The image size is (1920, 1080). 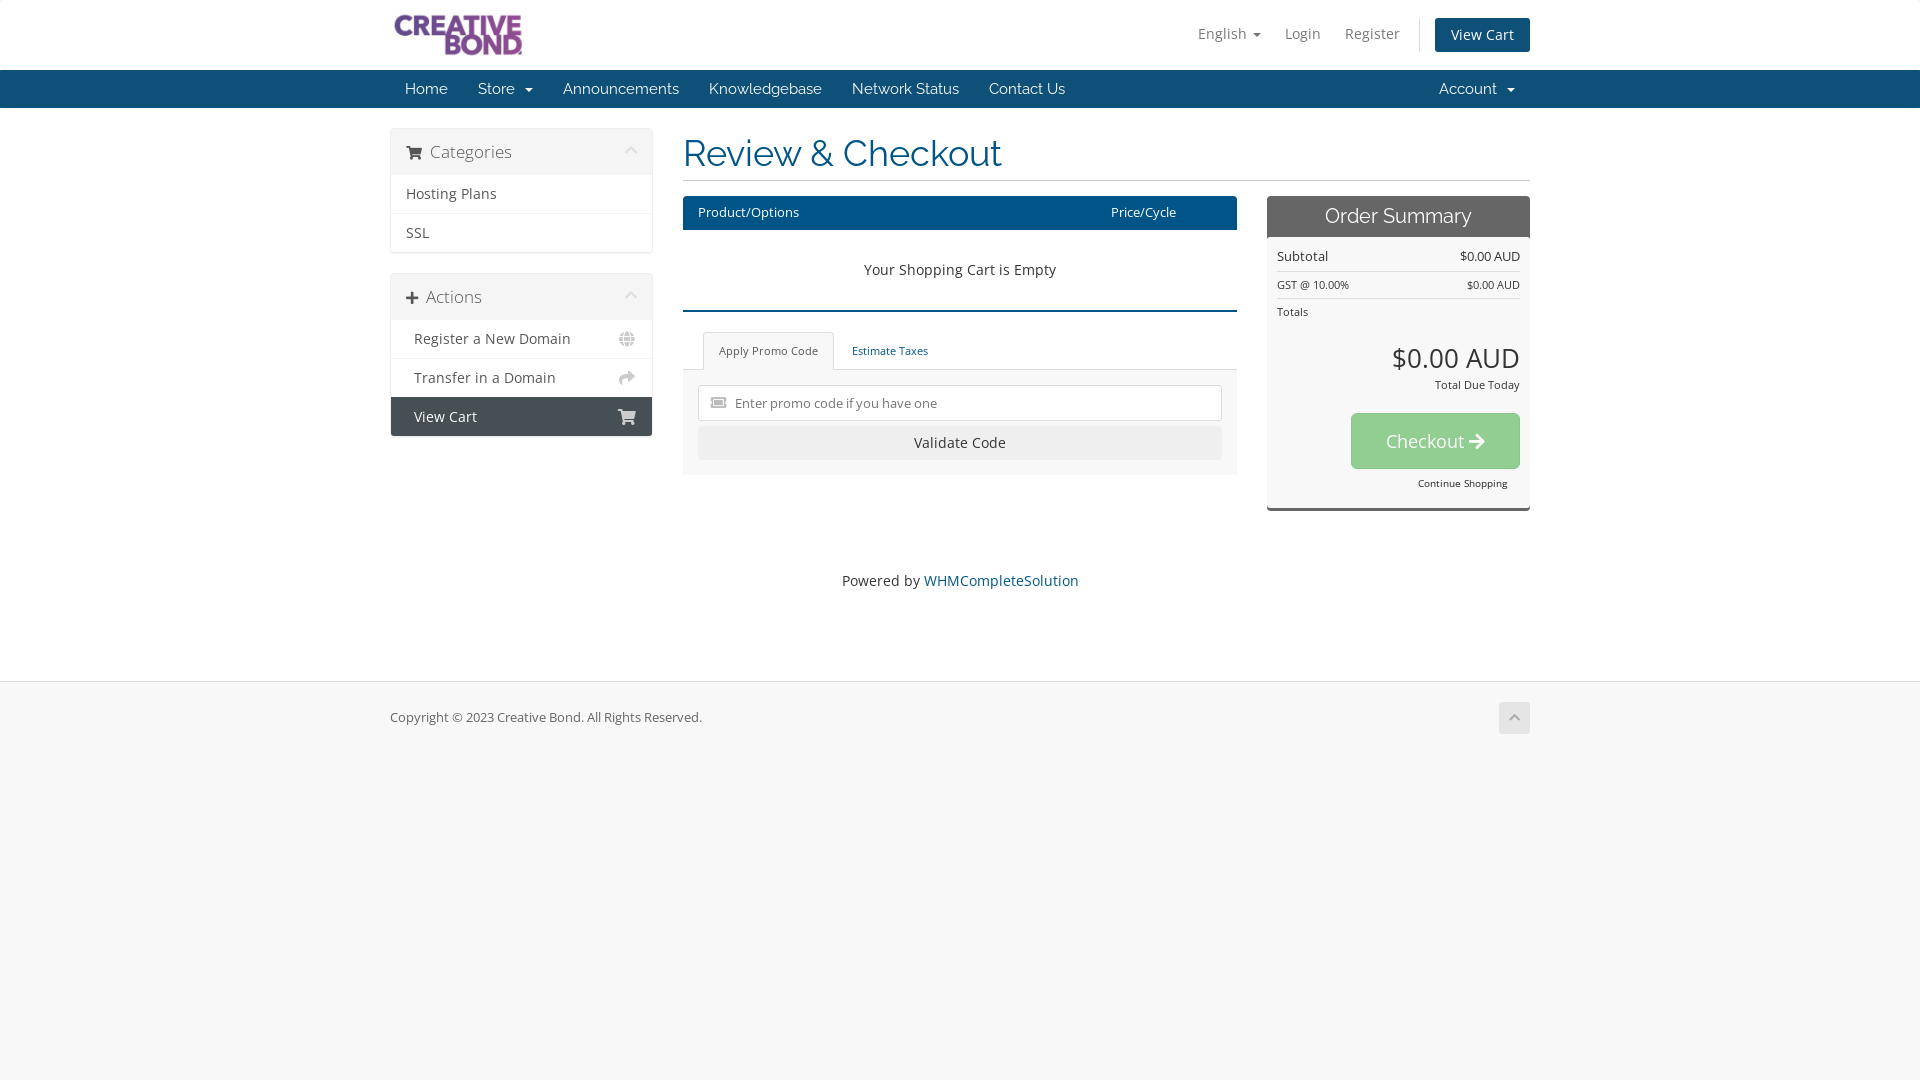 I want to click on 'Validate Code', so click(x=960, y=442).